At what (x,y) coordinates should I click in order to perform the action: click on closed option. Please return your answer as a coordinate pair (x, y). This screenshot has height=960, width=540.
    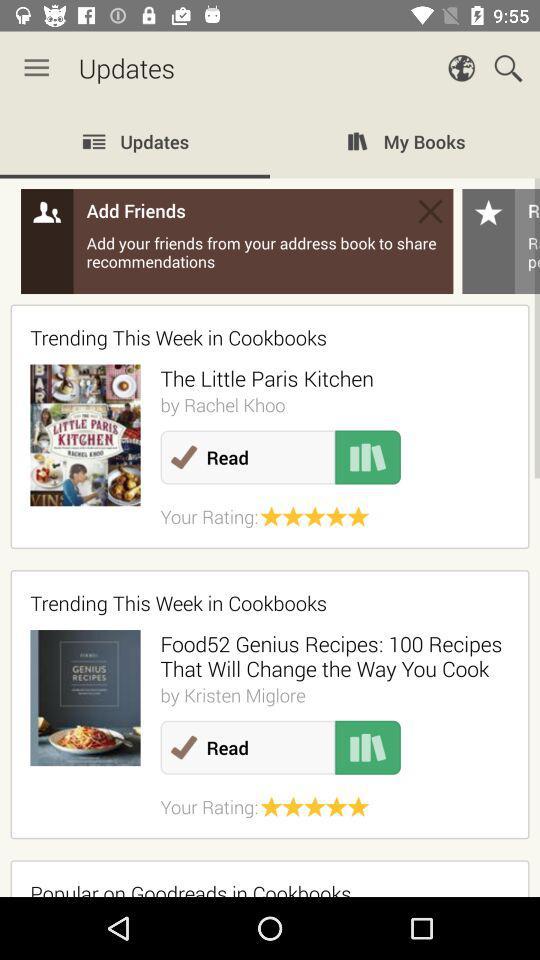
    Looking at the image, I should click on (429, 211).